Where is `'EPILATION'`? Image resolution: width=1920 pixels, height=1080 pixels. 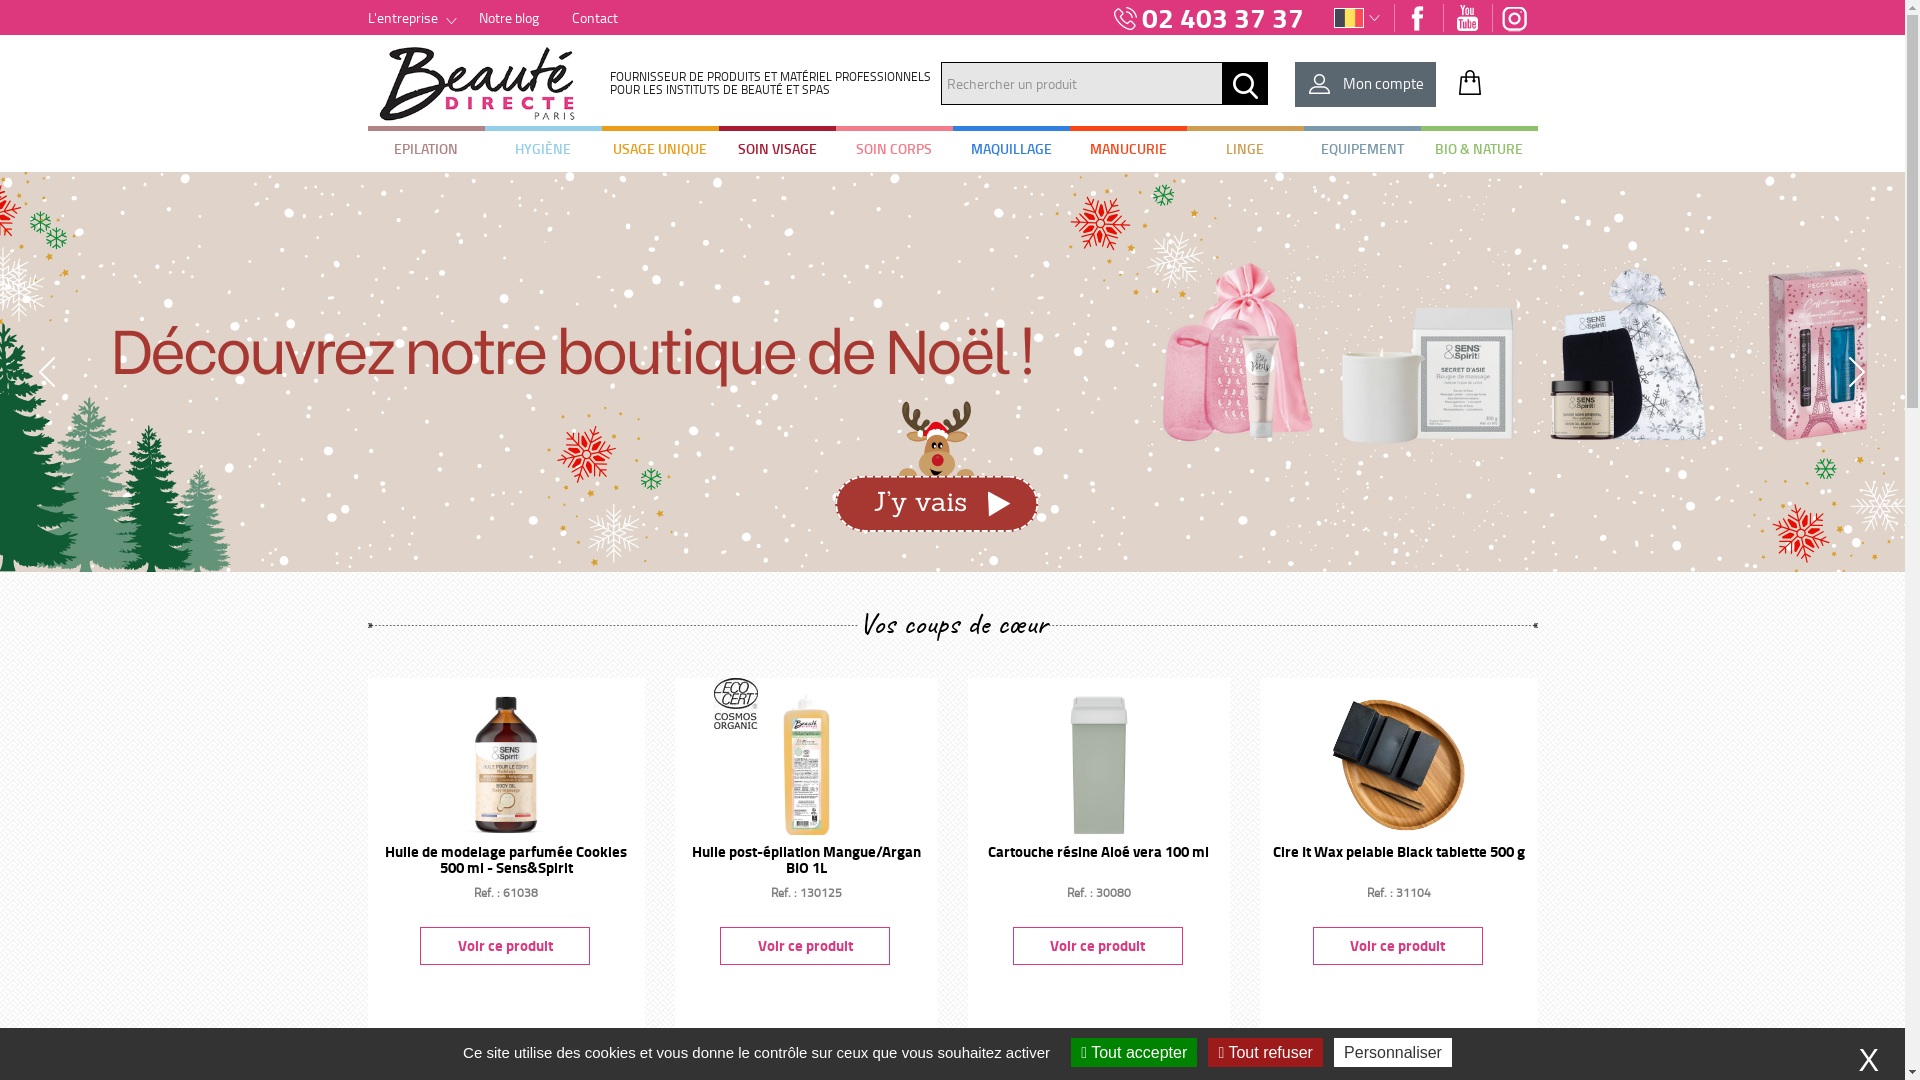 'EPILATION' is located at coordinates (425, 148).